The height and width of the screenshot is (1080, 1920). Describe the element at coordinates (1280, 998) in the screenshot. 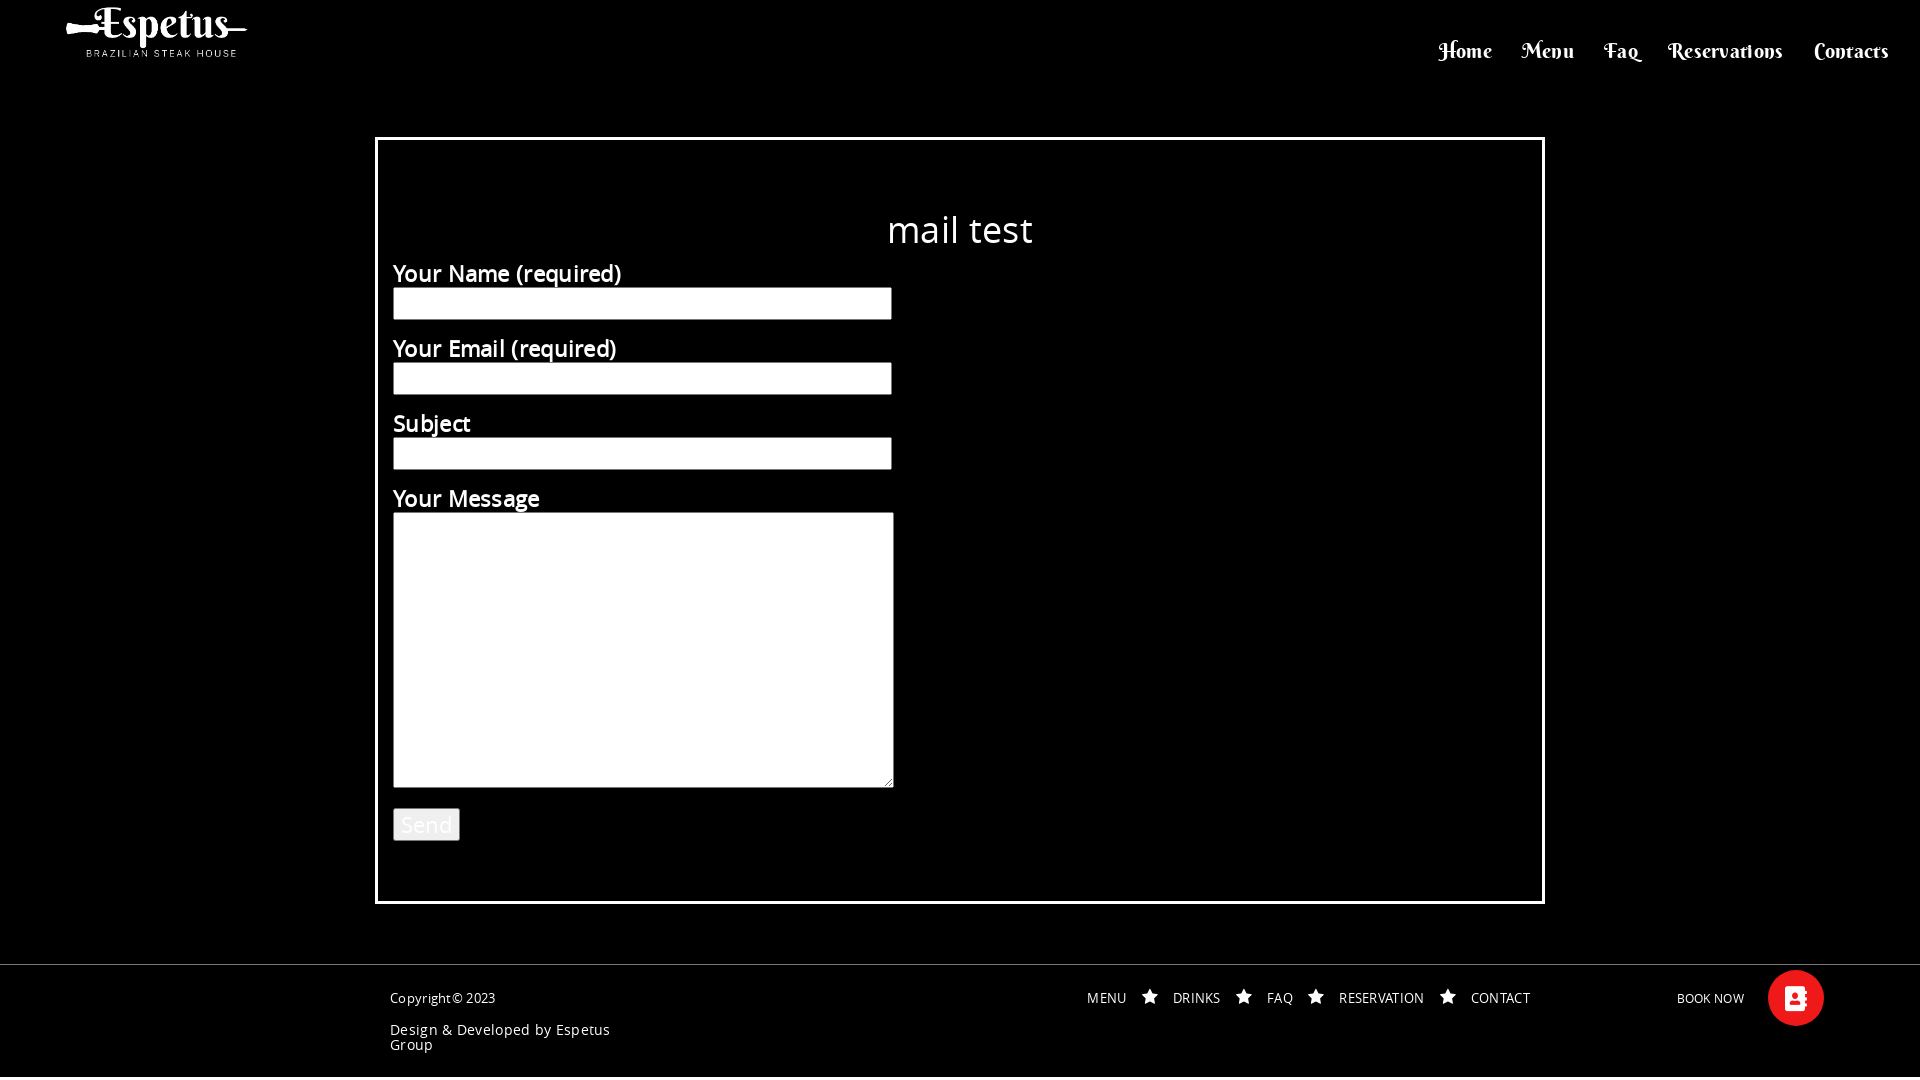

I see `'FAQ'` at that location.